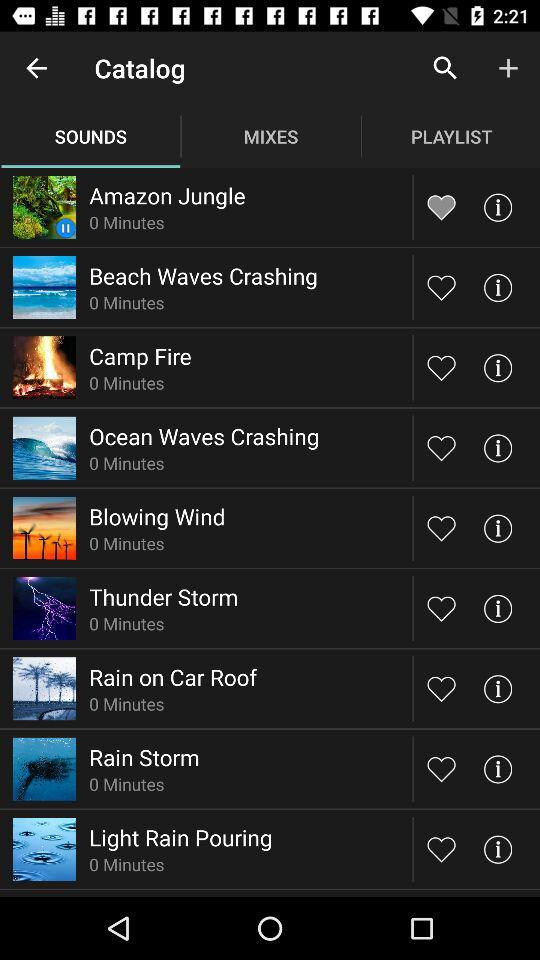  I want to click on favorite option, so click(441, 447).